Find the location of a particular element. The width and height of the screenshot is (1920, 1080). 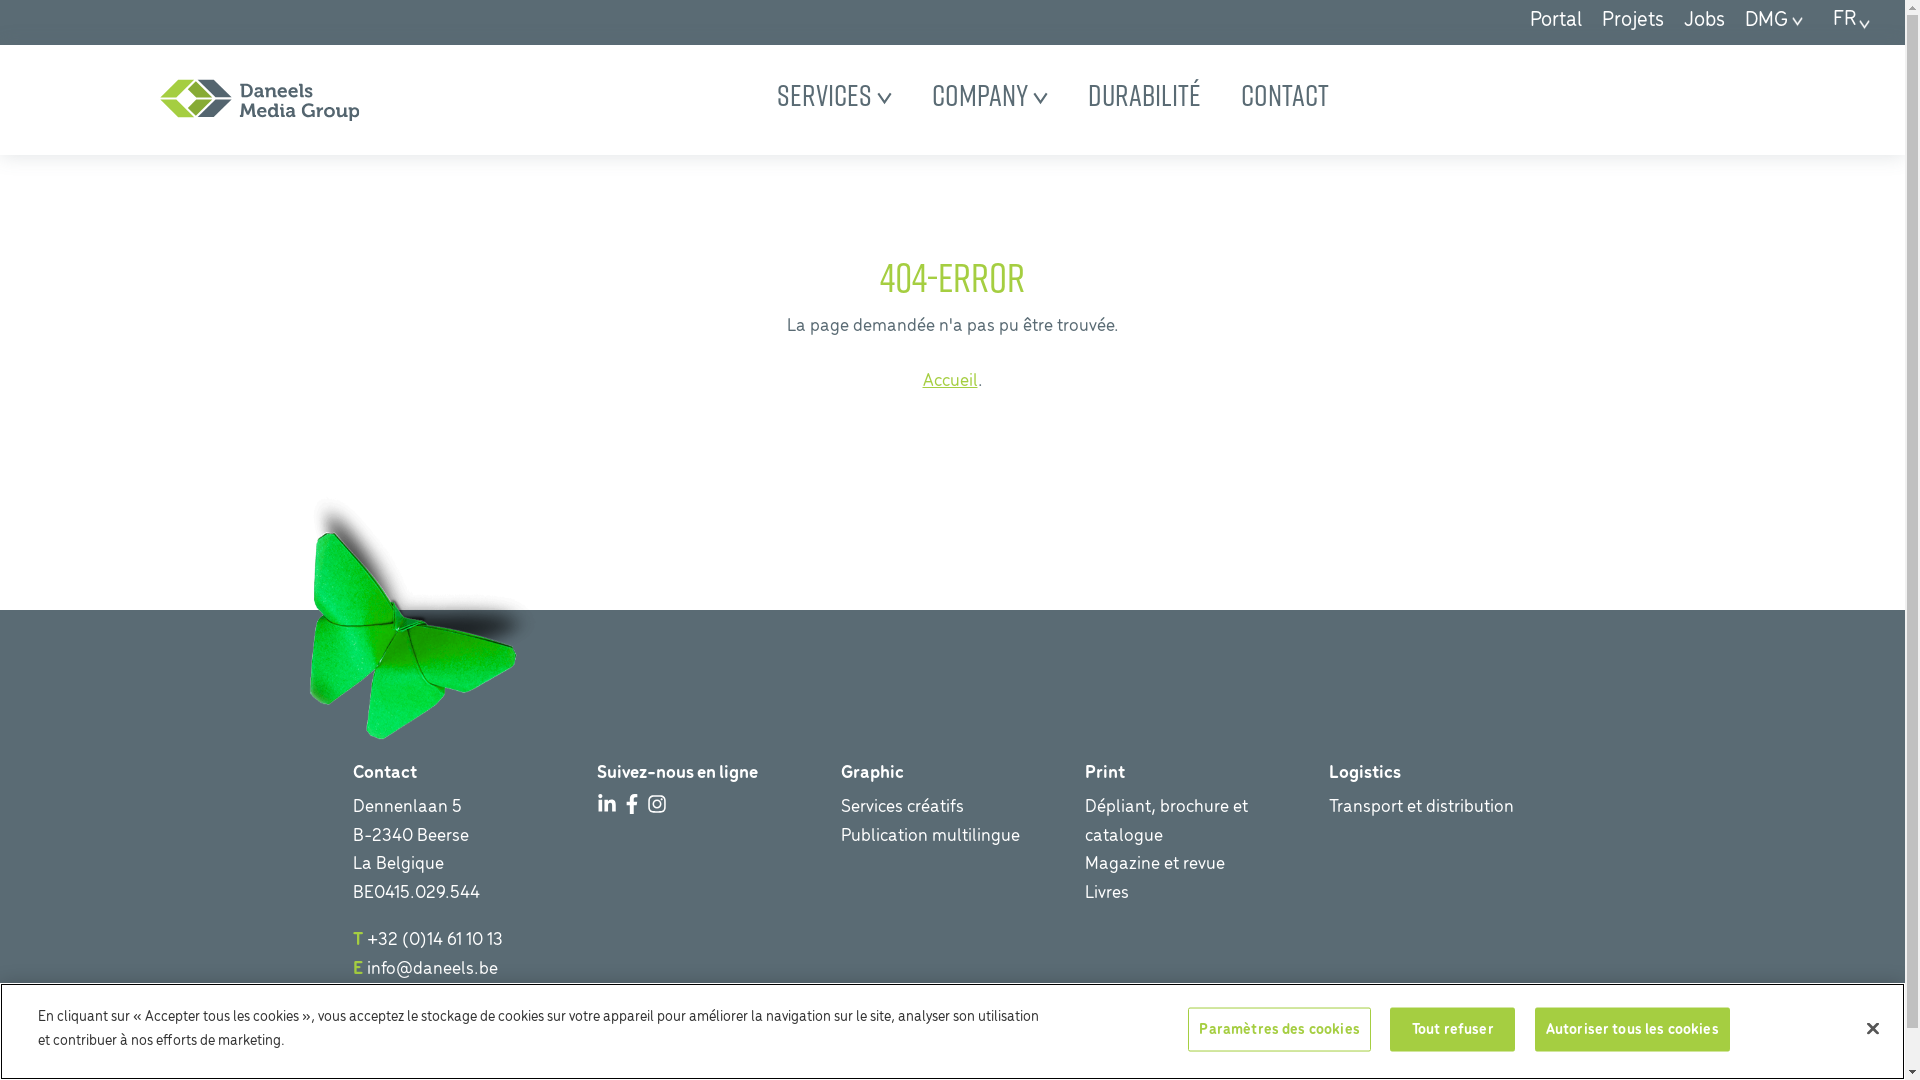

'info@daneels.be' is located at coordinates (430, 968).